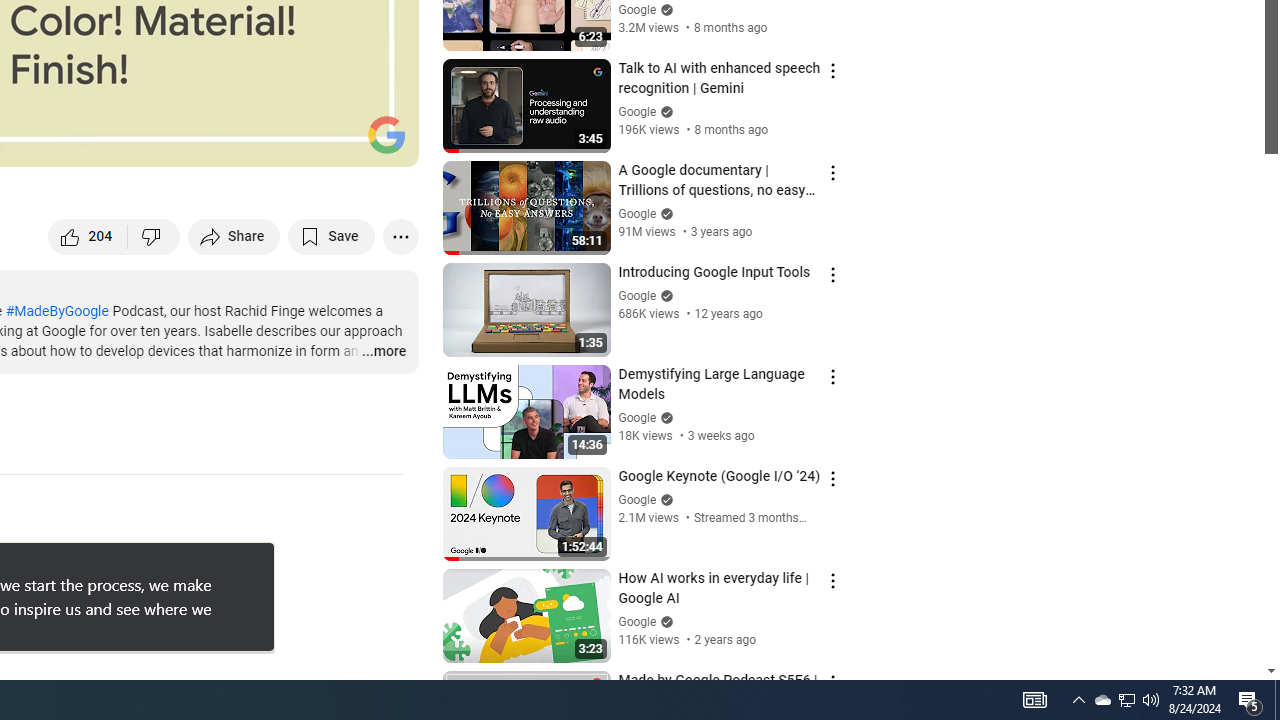 Image resolution: width=1280 pixels, height=720 pixels. Describe the element at coordinates (334, 141) in the screenshot. I see `'Theater mode (t)'` at that location.